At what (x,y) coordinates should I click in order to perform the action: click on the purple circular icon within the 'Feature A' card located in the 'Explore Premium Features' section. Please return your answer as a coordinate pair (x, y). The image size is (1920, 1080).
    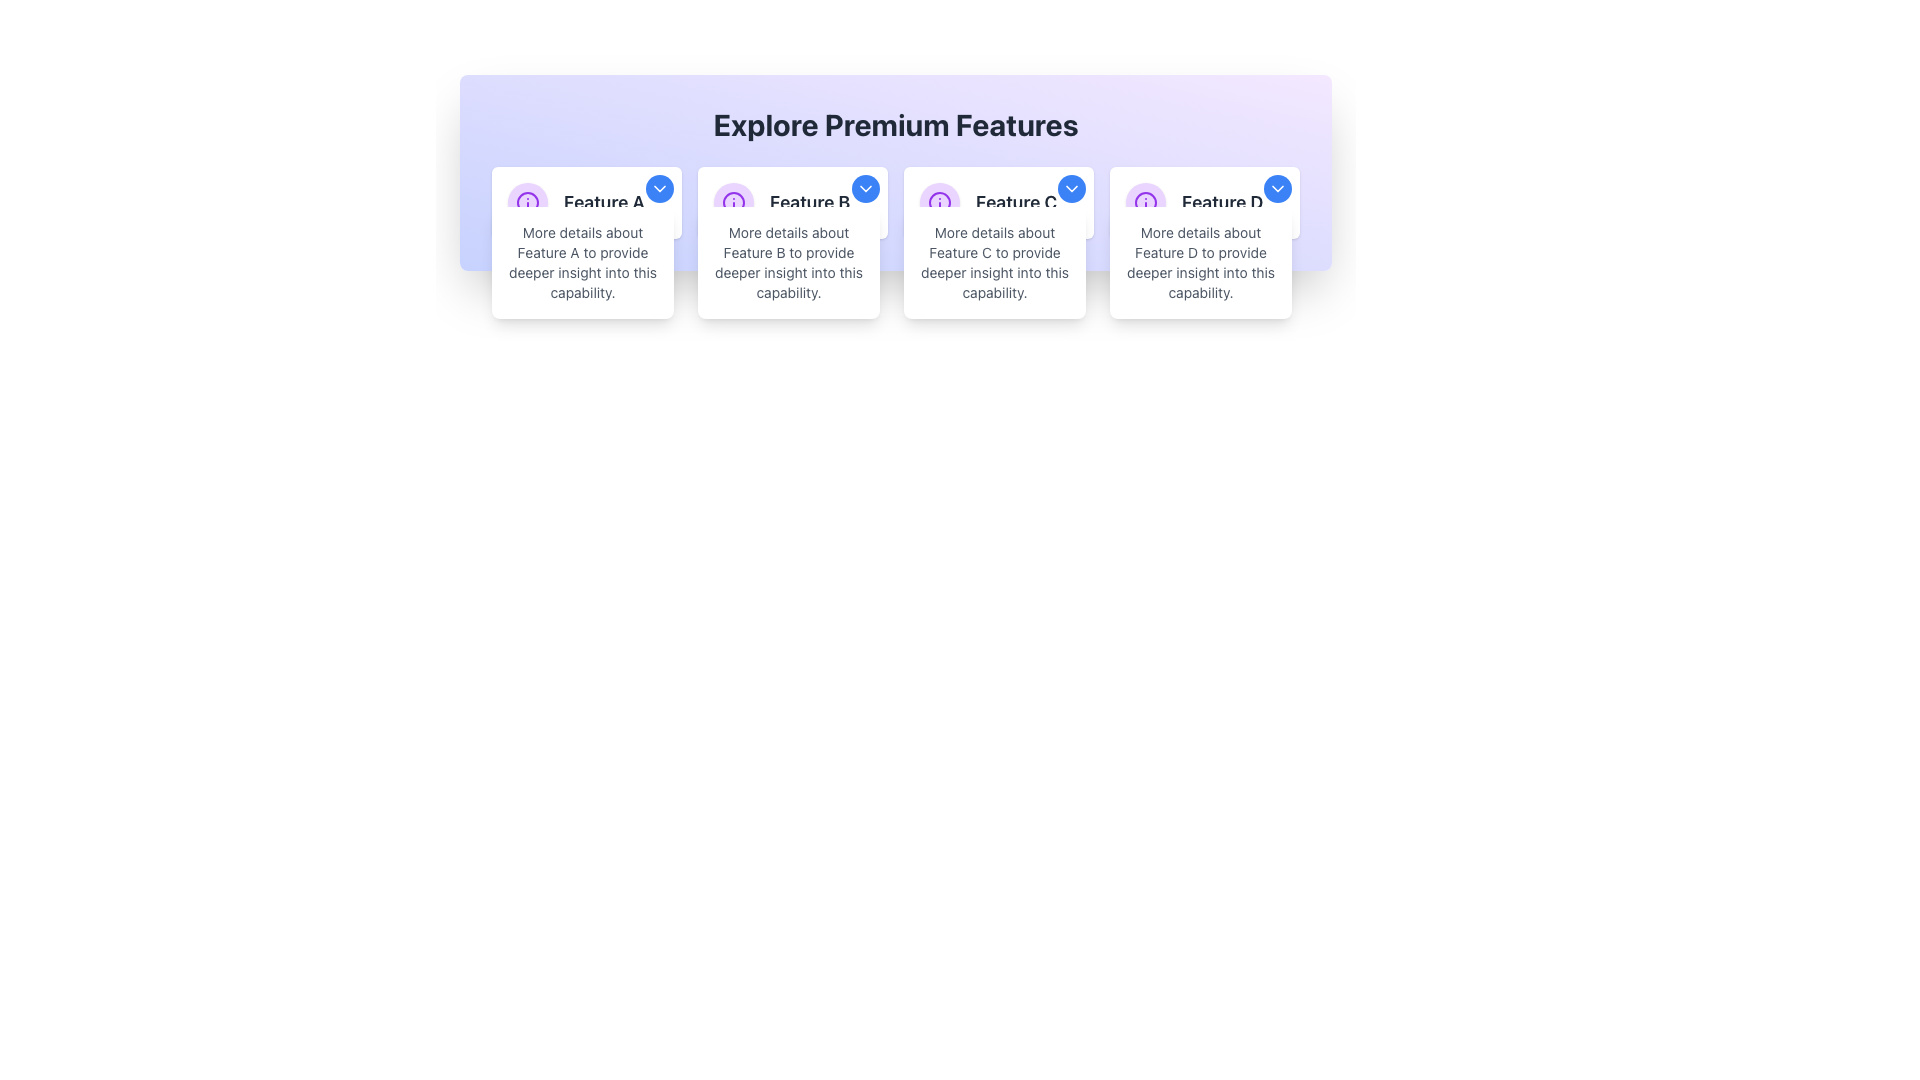
    Looking at the image, I should click on (528, 203).